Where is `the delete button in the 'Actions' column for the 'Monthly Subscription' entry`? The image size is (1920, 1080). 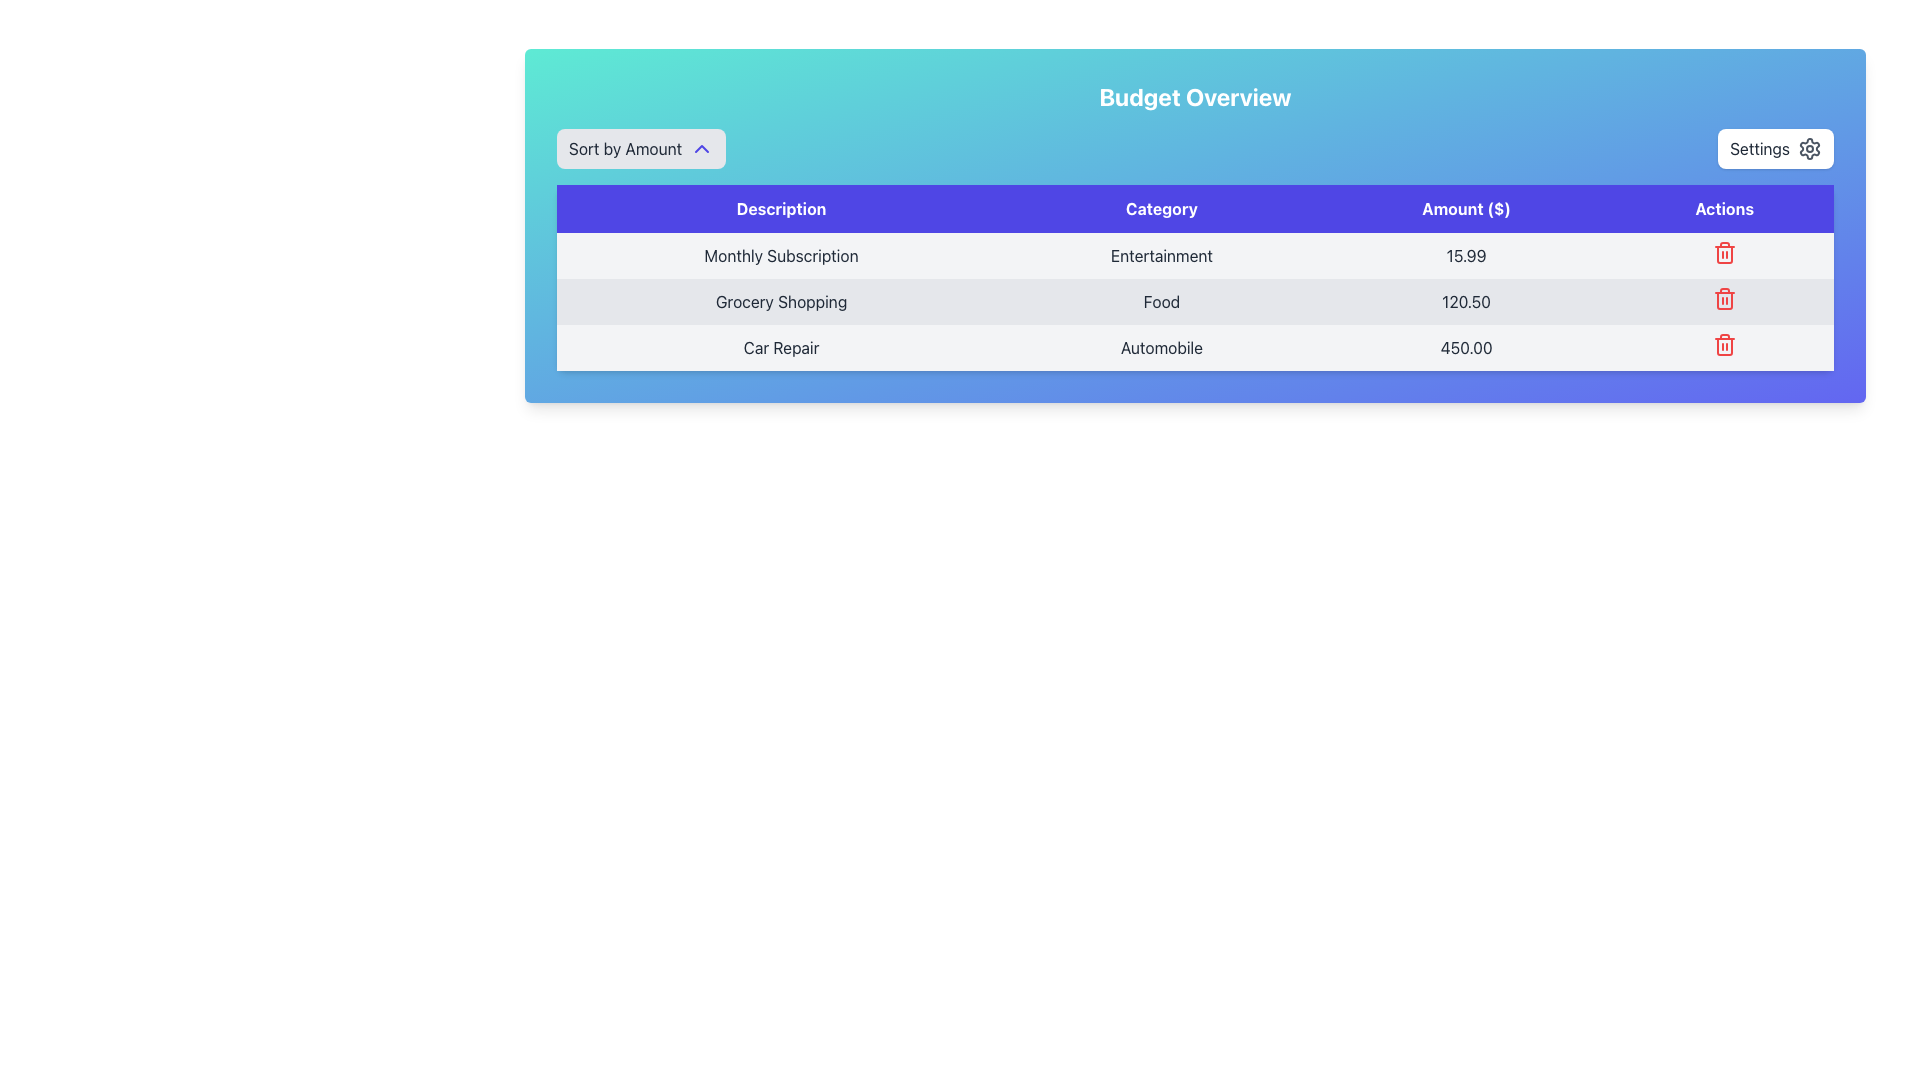
the delete button in the 'Actions' column for the 'Monthly Subscription' entry is located at coordinates (1723, 254).